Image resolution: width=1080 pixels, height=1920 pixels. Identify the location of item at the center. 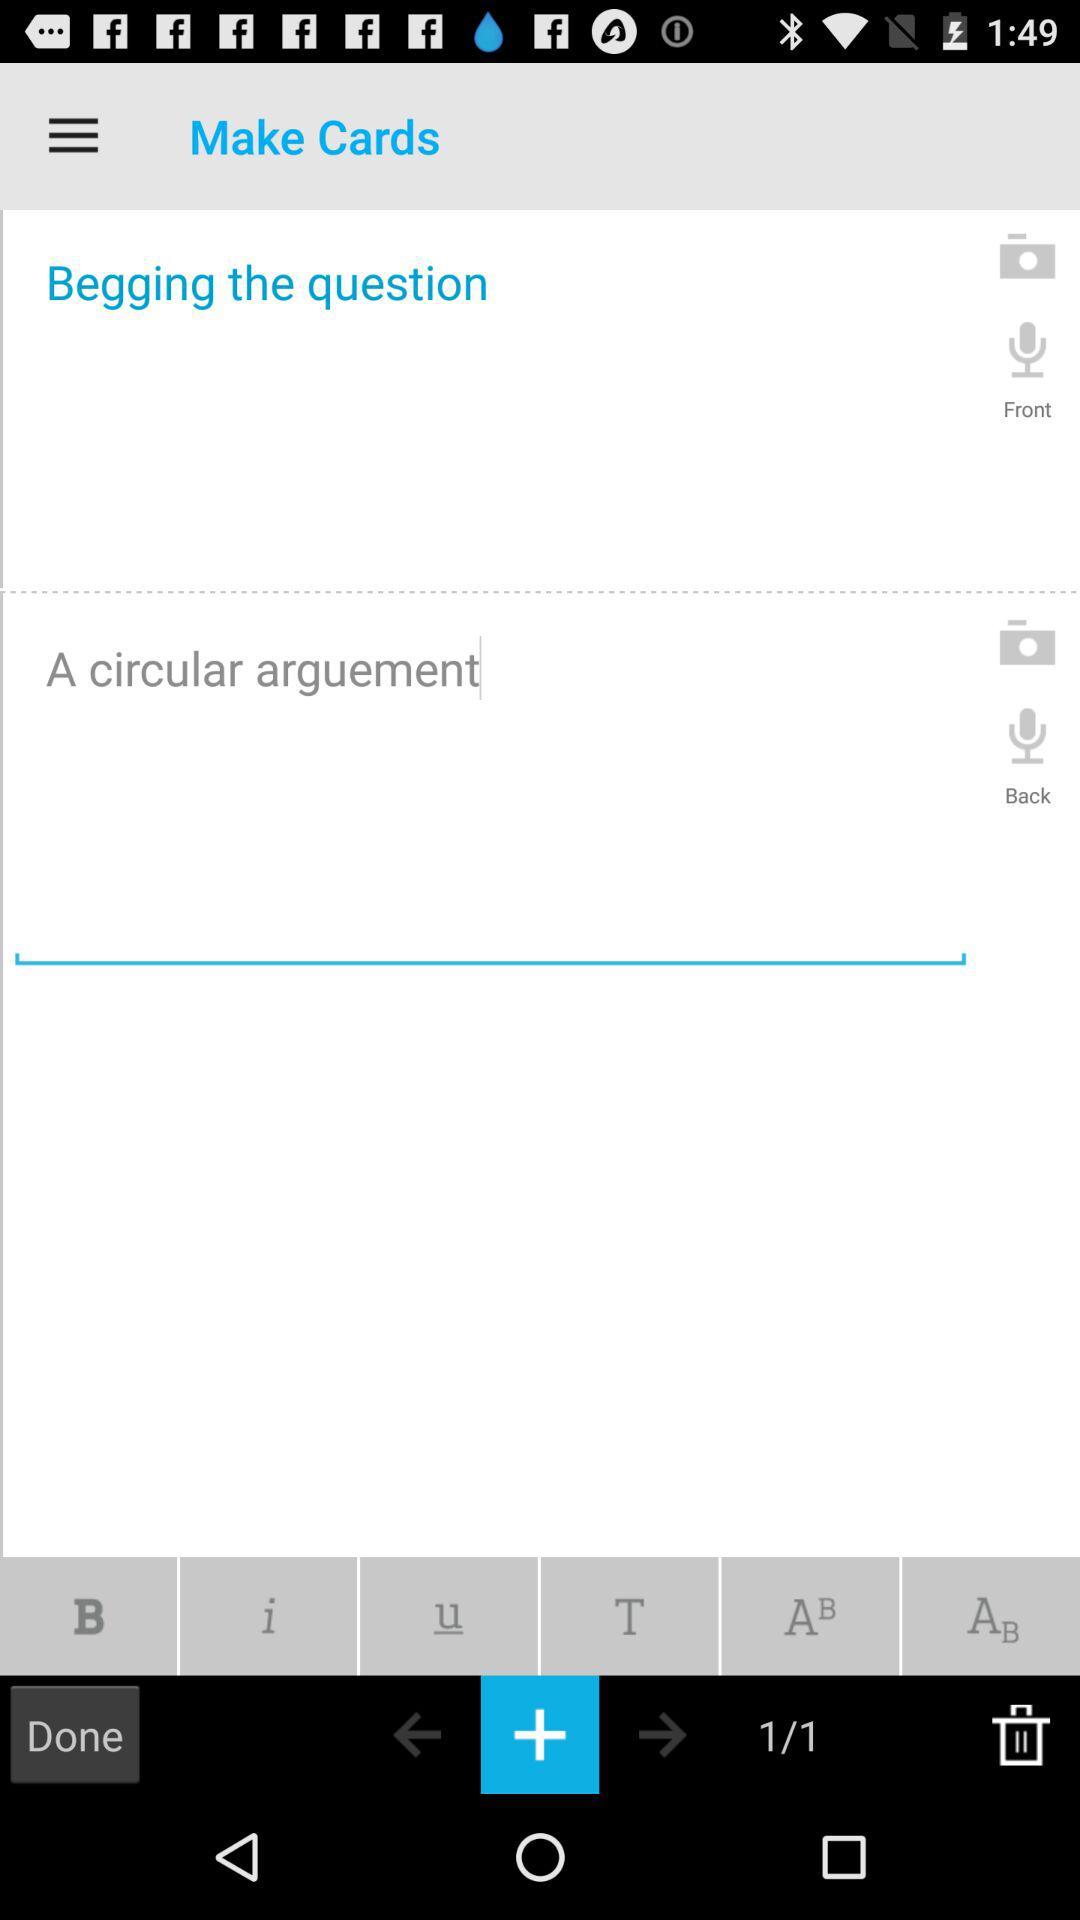
(490, 784).